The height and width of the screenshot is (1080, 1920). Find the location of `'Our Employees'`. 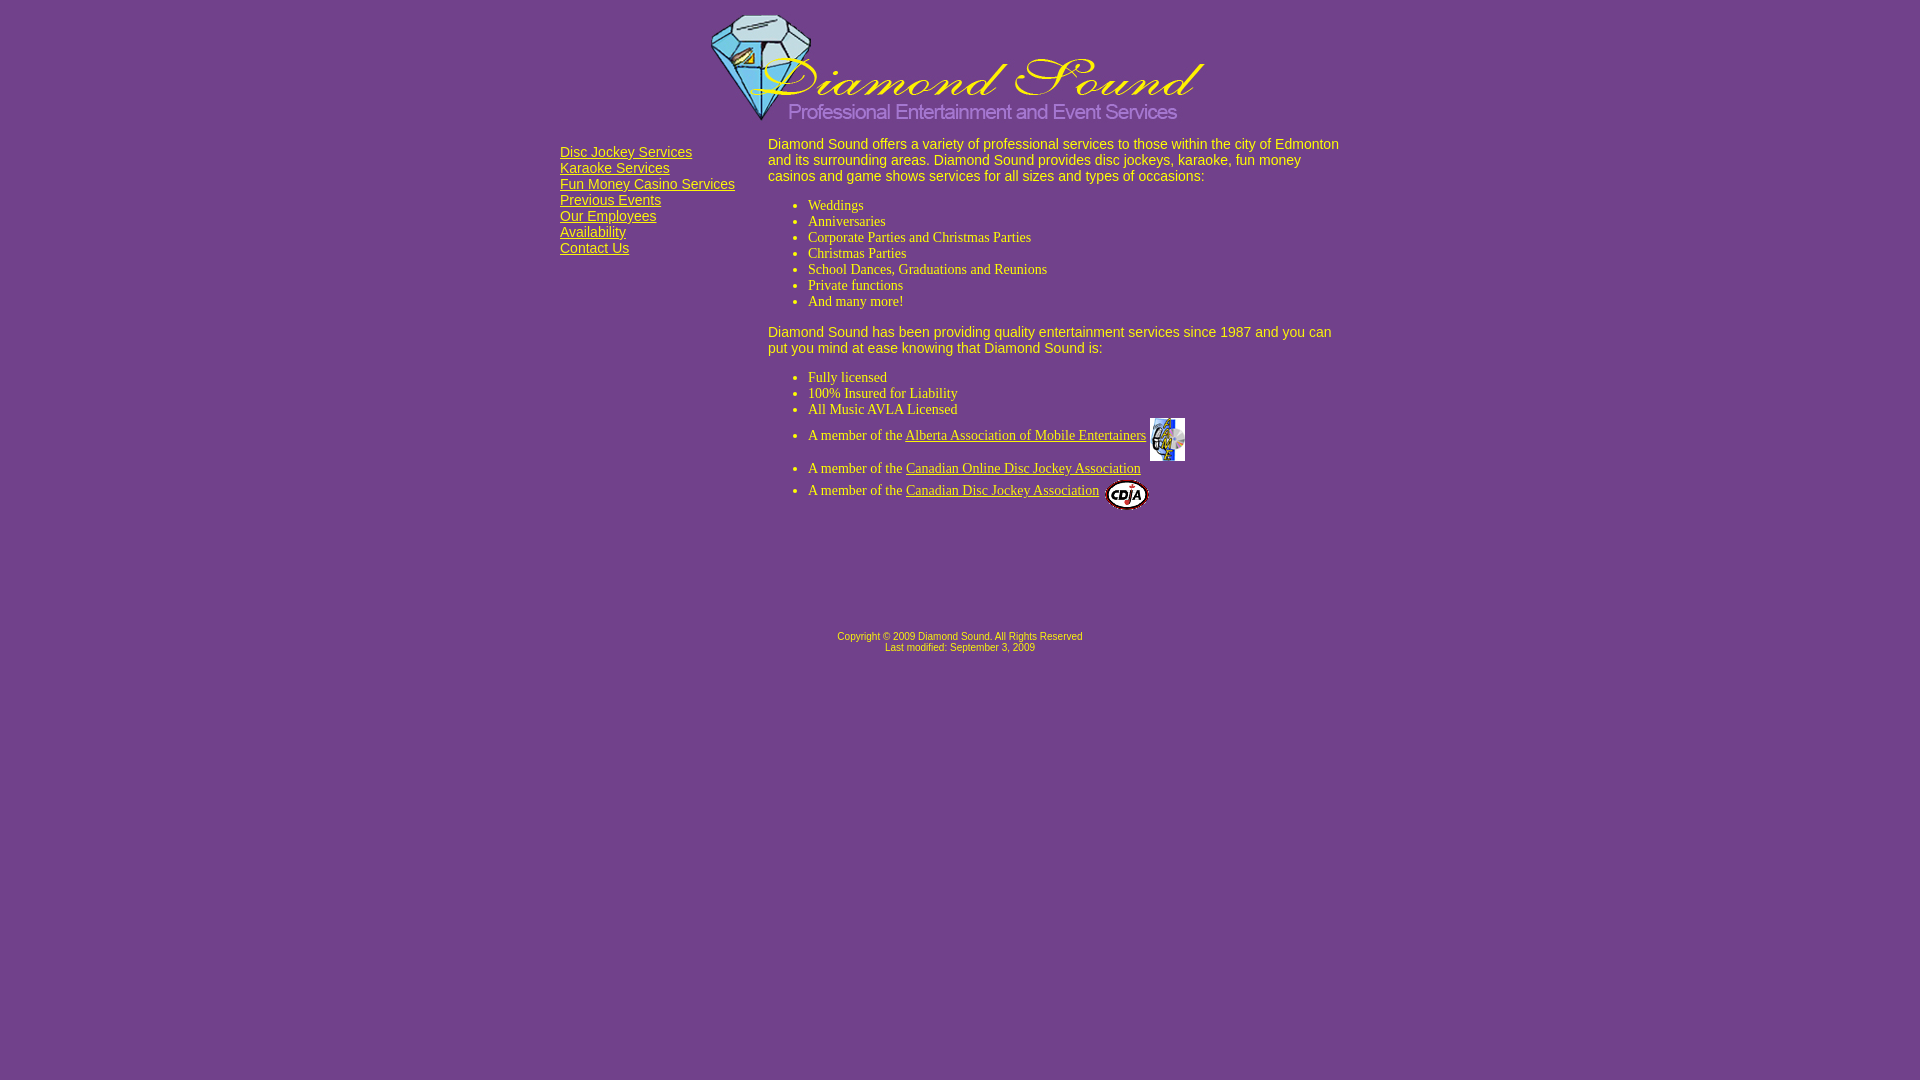

'Our Employees' is located at coordinates (607, 216).